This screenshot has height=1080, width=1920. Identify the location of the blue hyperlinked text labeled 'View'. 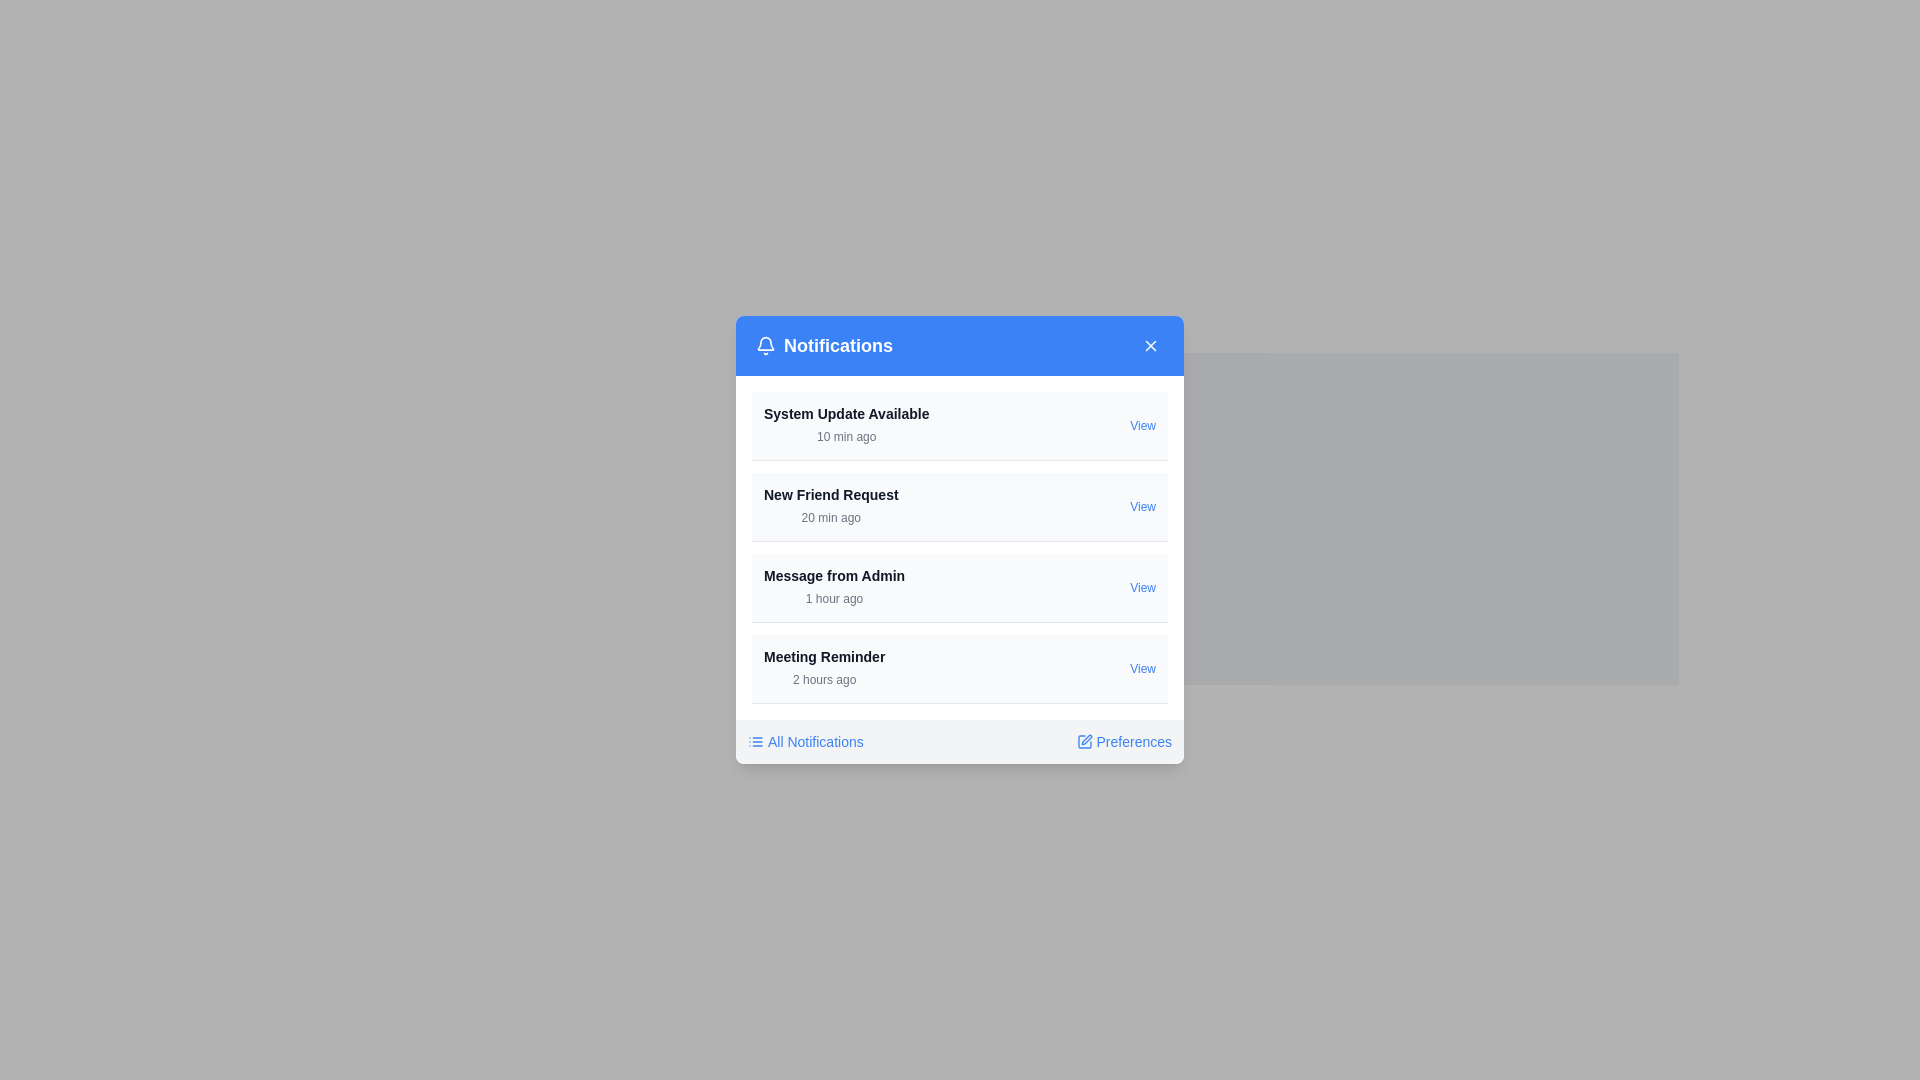
(1143, 586).